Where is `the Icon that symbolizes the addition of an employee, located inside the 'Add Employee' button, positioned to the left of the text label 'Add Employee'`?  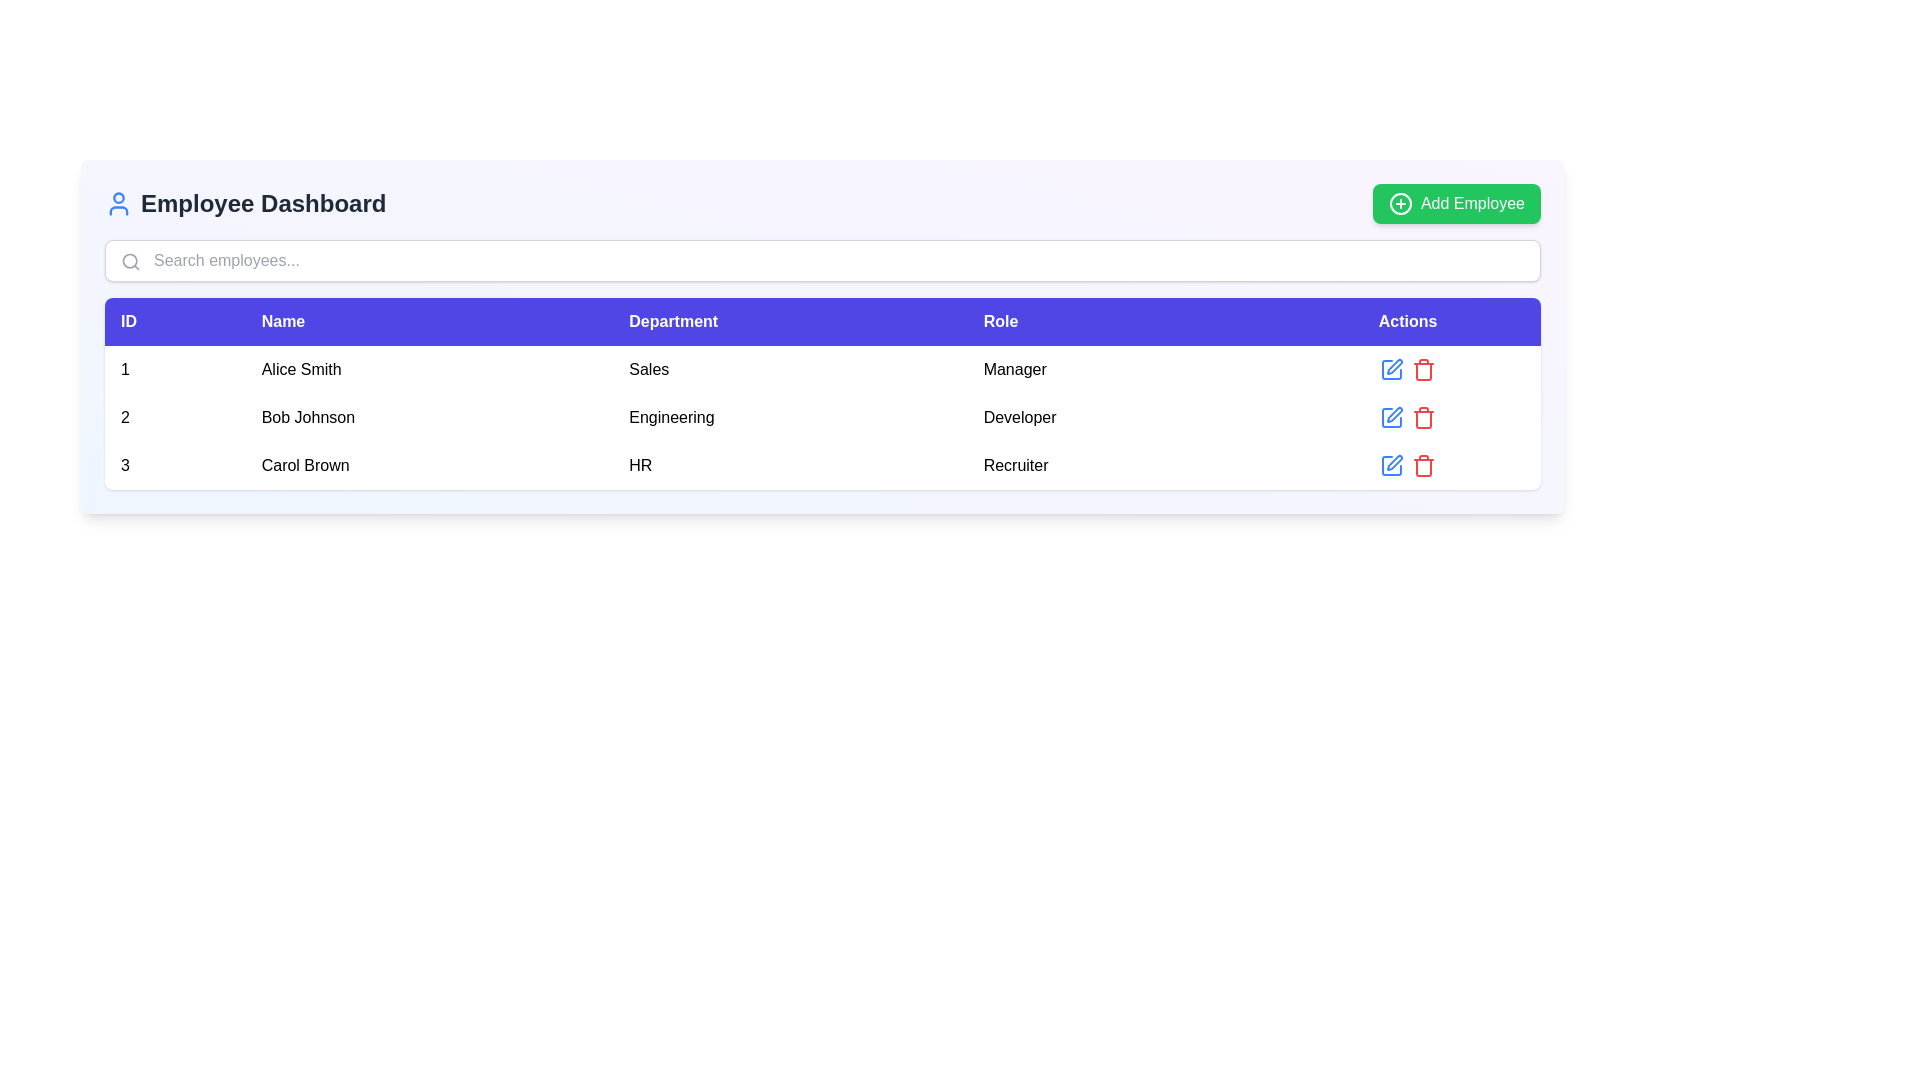 the Icon that symbolizes the addition of an employee, located inside the 'Add Employee' button, positioned to the left of the text label 'Add Employee' is located at coordinates (1400, 204).